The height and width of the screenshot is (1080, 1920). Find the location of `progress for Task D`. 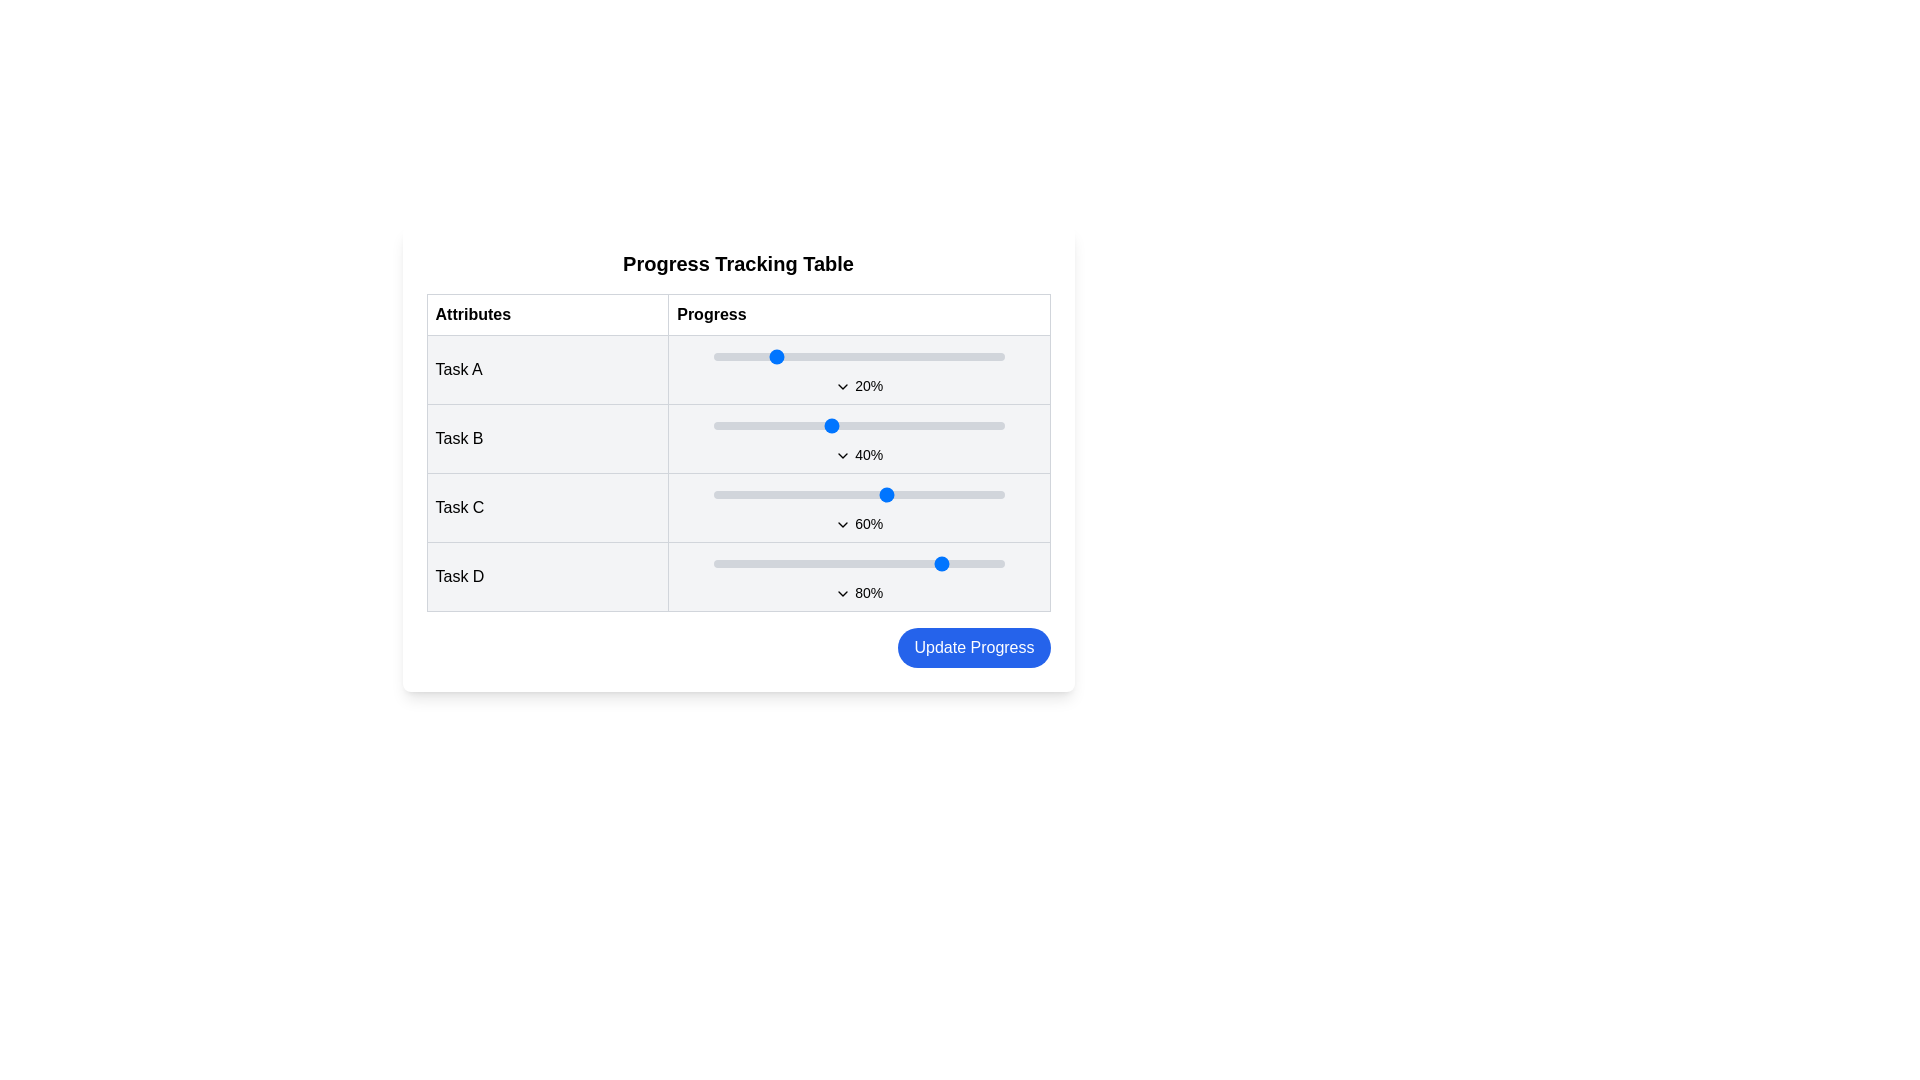

progress for Task D is located at coordinates (809, 563).